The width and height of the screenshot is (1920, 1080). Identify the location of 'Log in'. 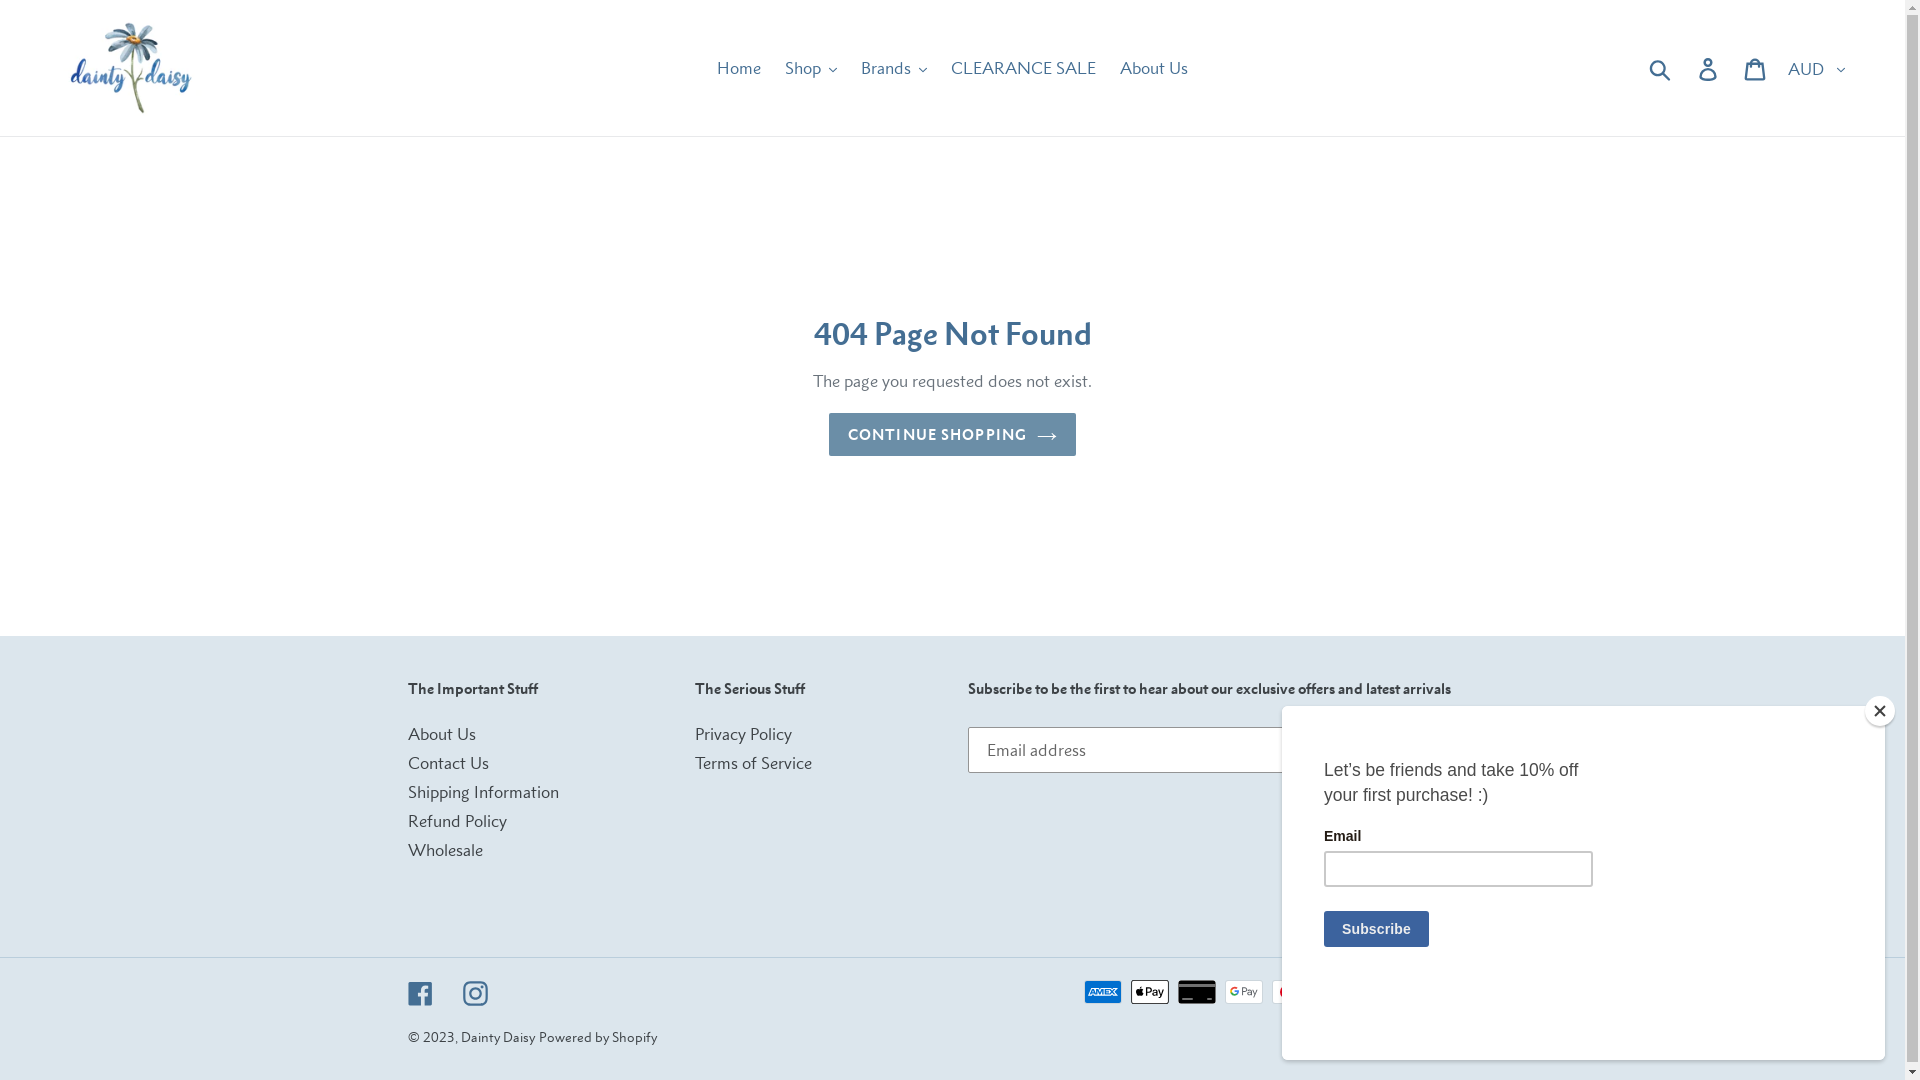
(1684, 67).